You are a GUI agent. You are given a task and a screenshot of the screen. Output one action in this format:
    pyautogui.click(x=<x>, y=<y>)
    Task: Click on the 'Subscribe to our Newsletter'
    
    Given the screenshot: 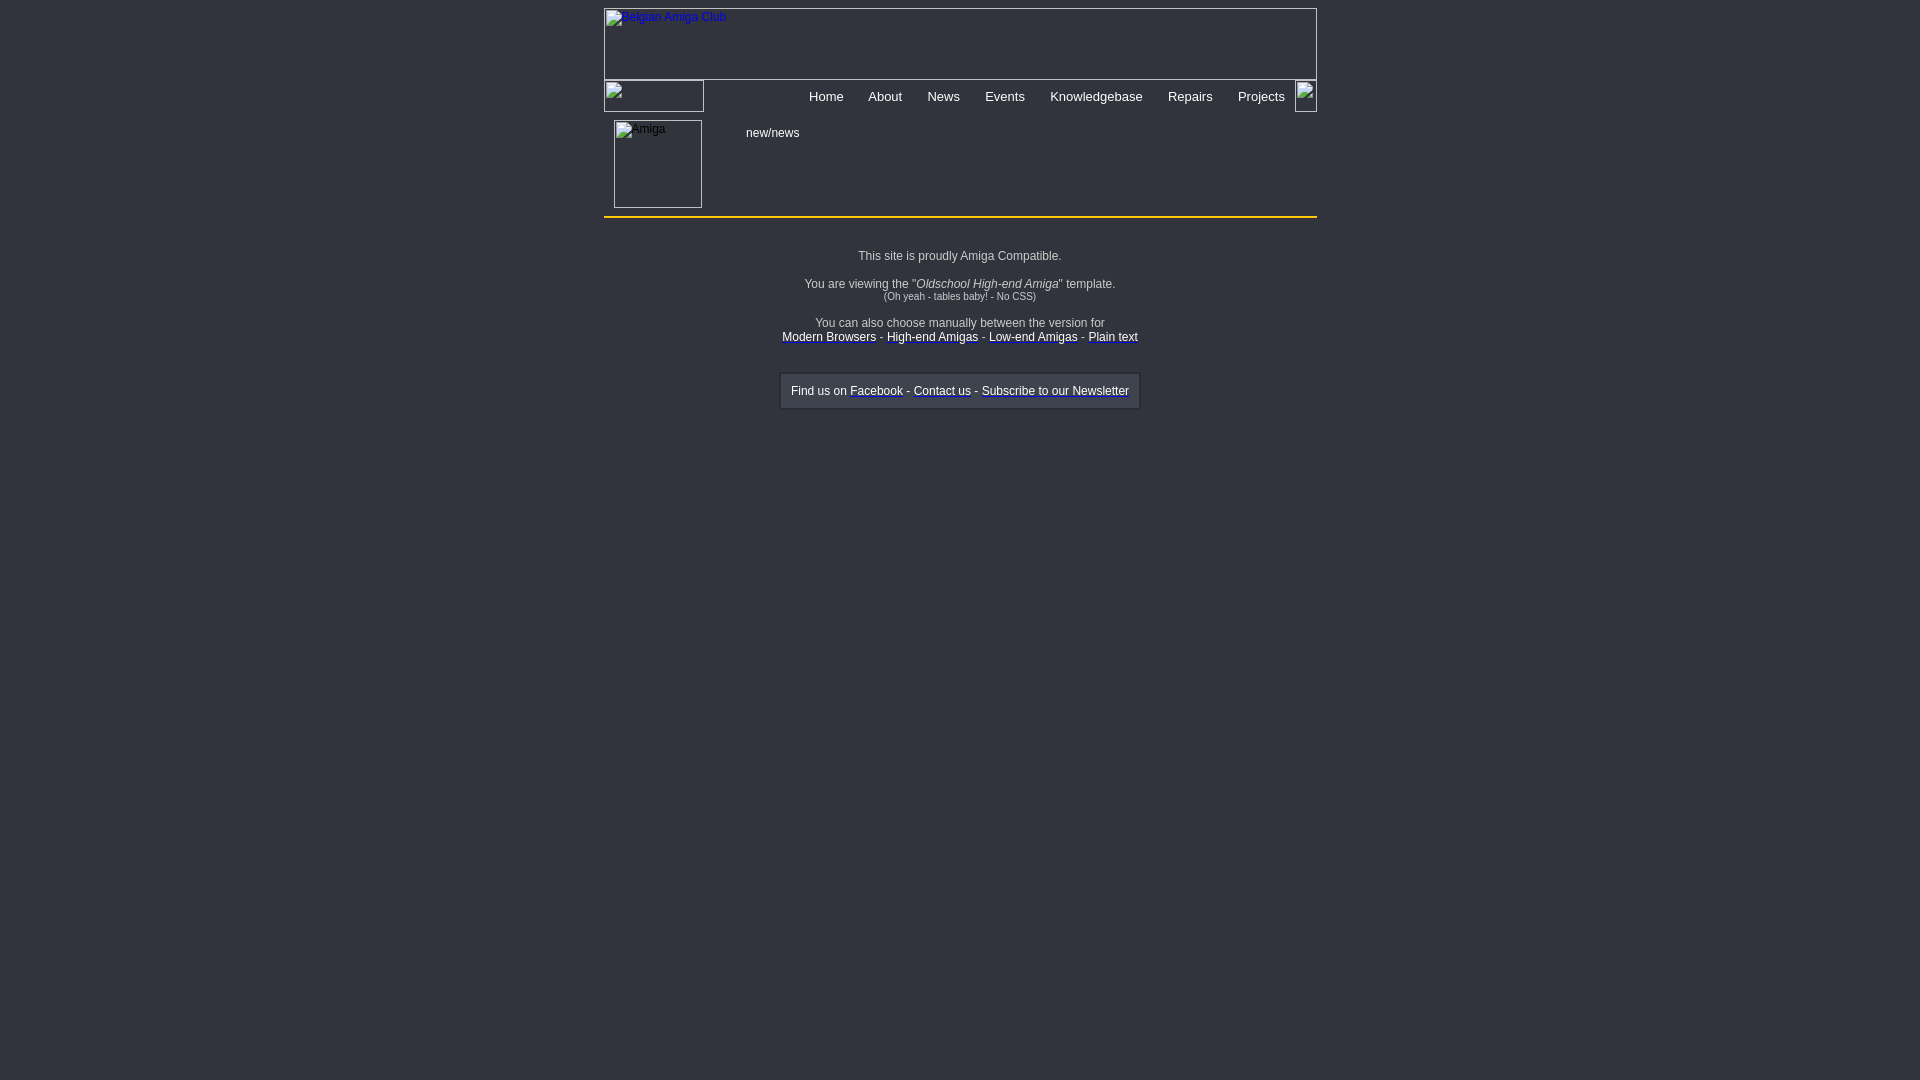 What is the action you would take?
    pyautogui.click(x=1054, y=390)
    